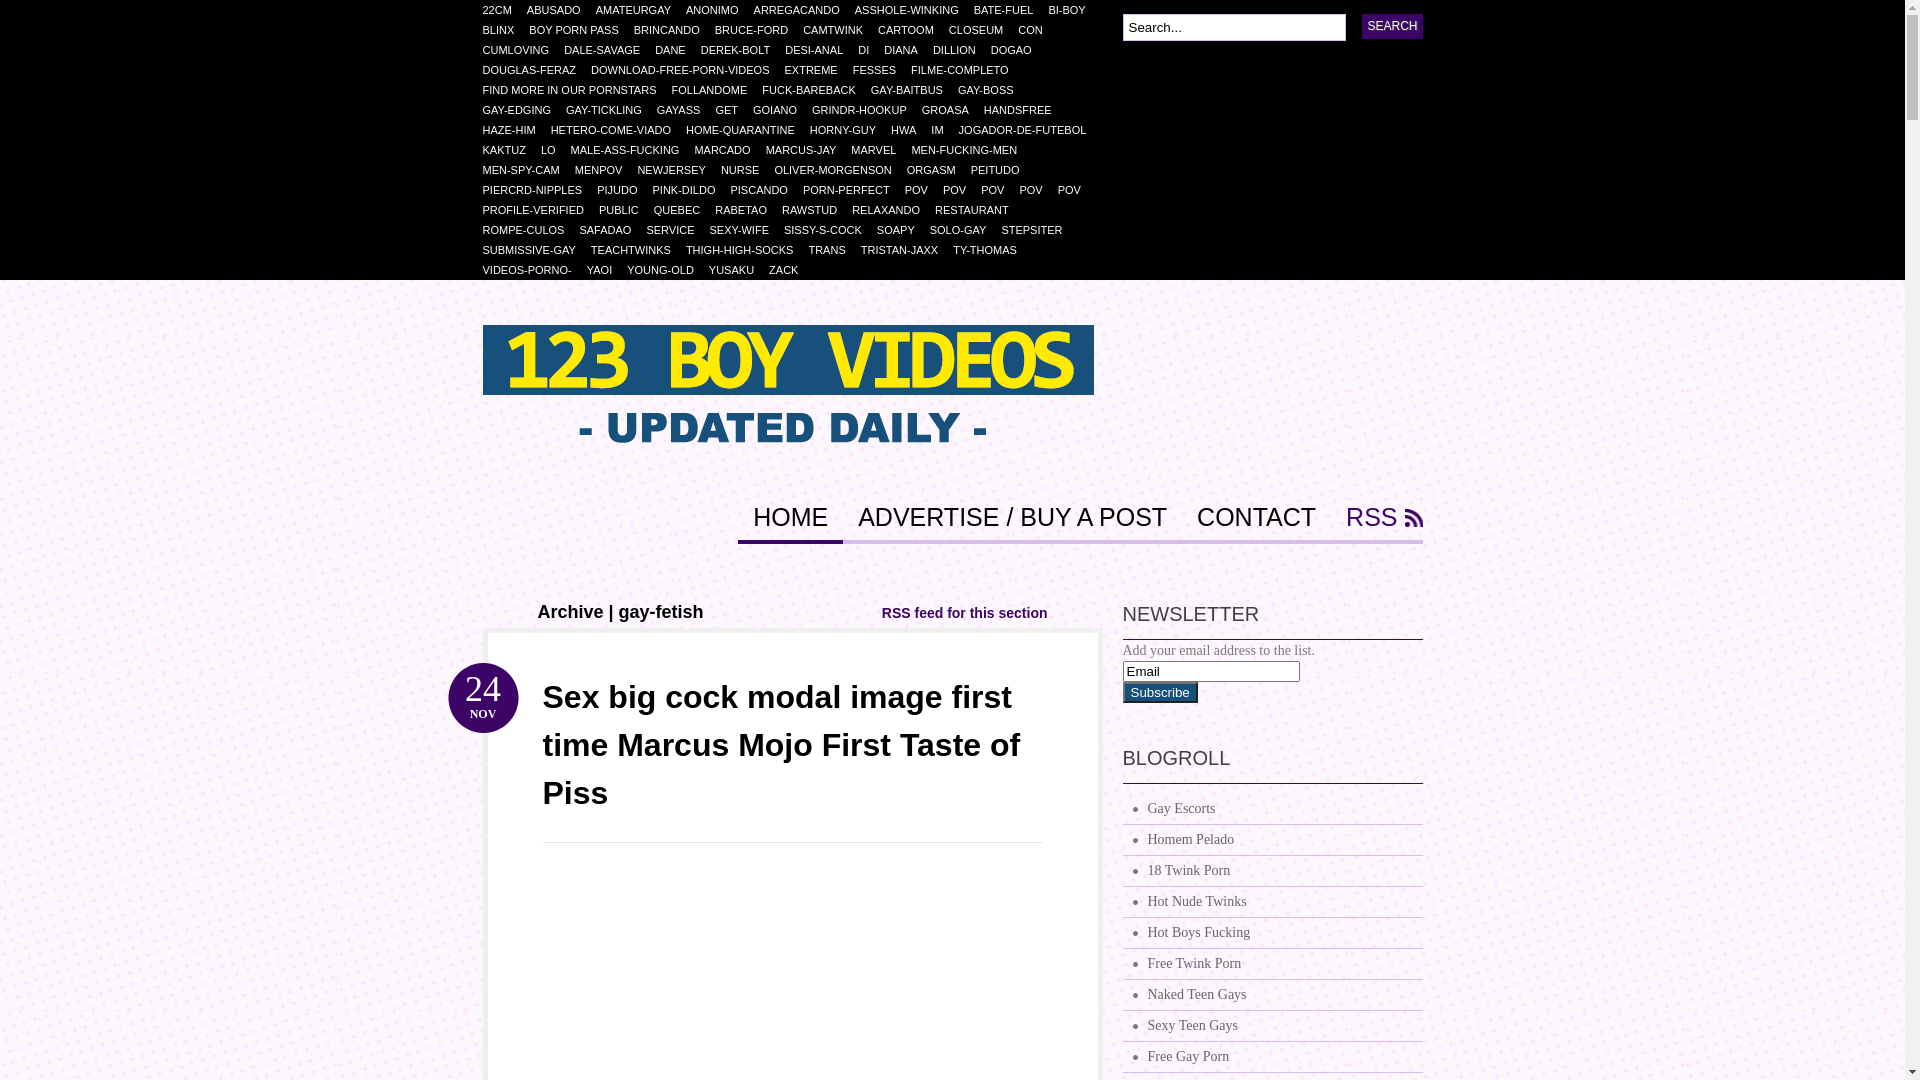  Describe the element at coordinates (952, 249) in the screenshot. I see `'TY-THOMAS'` at that location.